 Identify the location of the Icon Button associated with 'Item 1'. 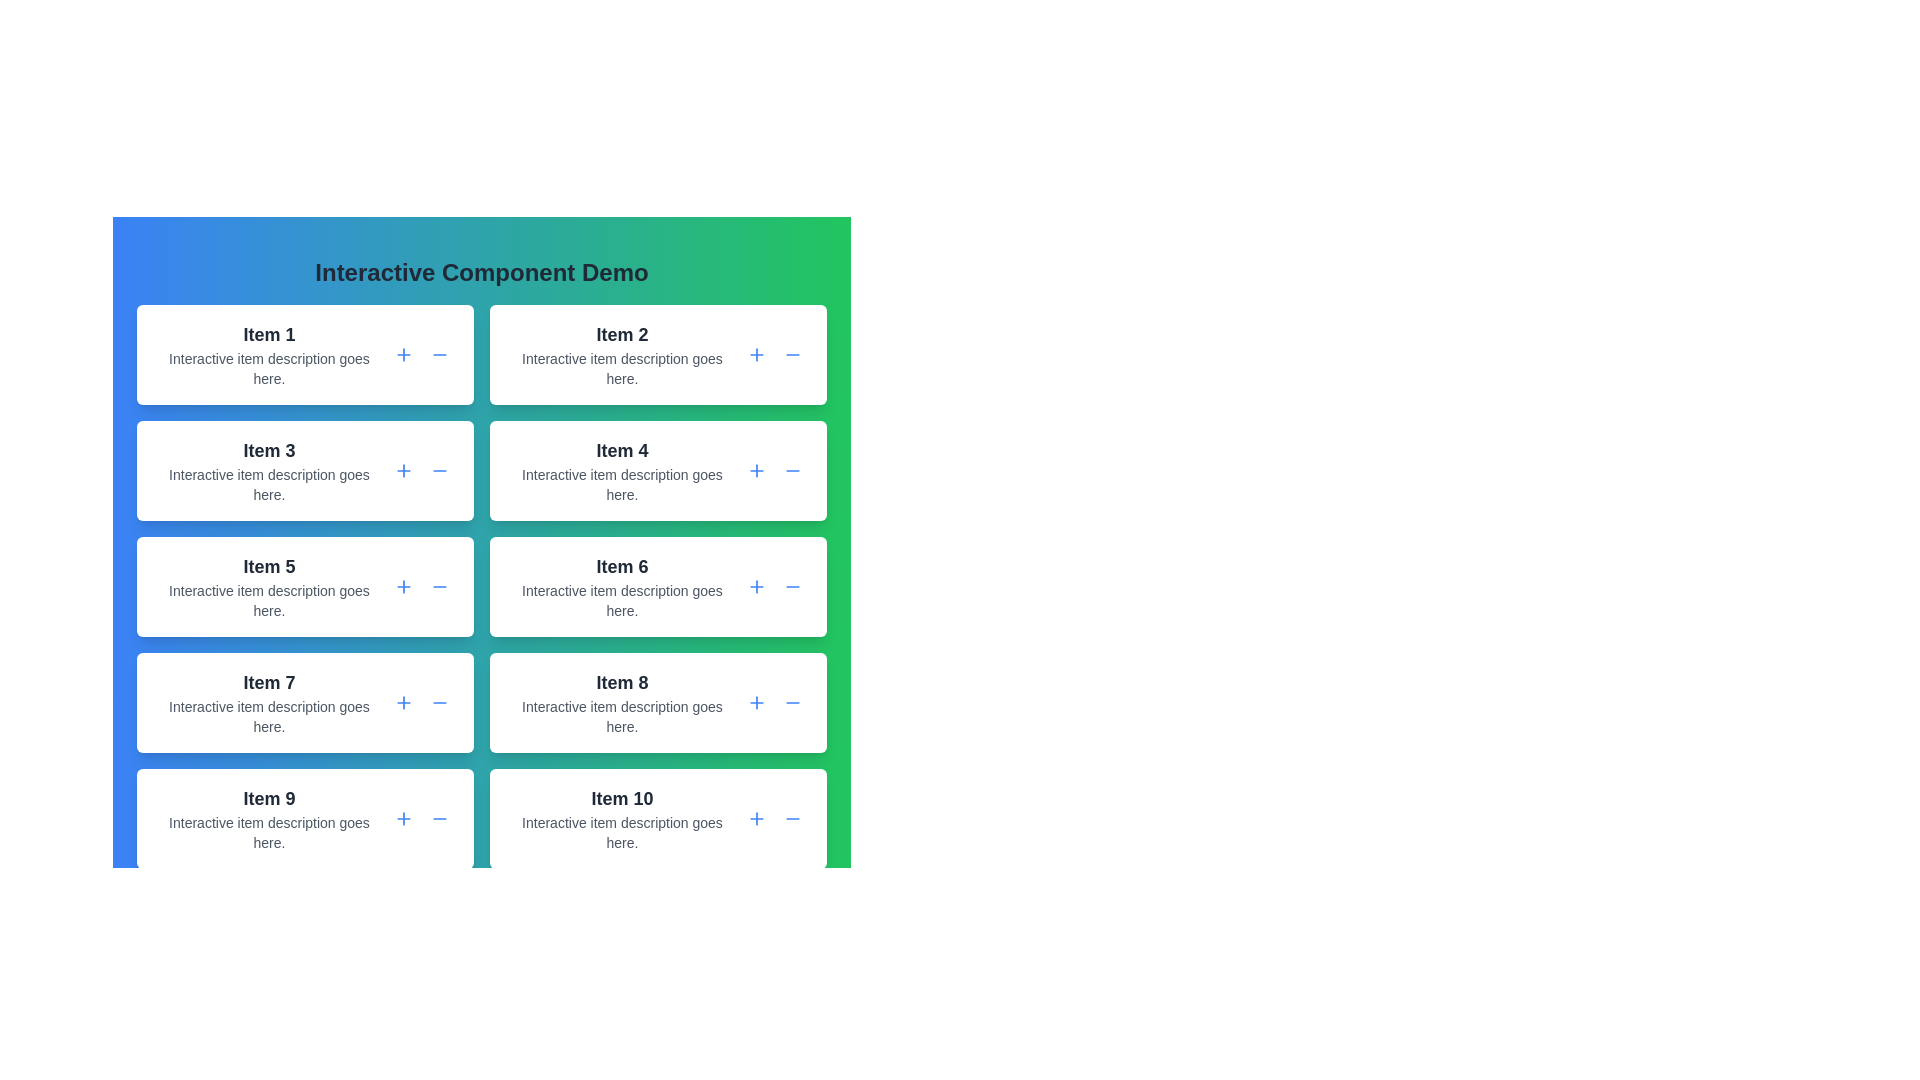
(402, 353).